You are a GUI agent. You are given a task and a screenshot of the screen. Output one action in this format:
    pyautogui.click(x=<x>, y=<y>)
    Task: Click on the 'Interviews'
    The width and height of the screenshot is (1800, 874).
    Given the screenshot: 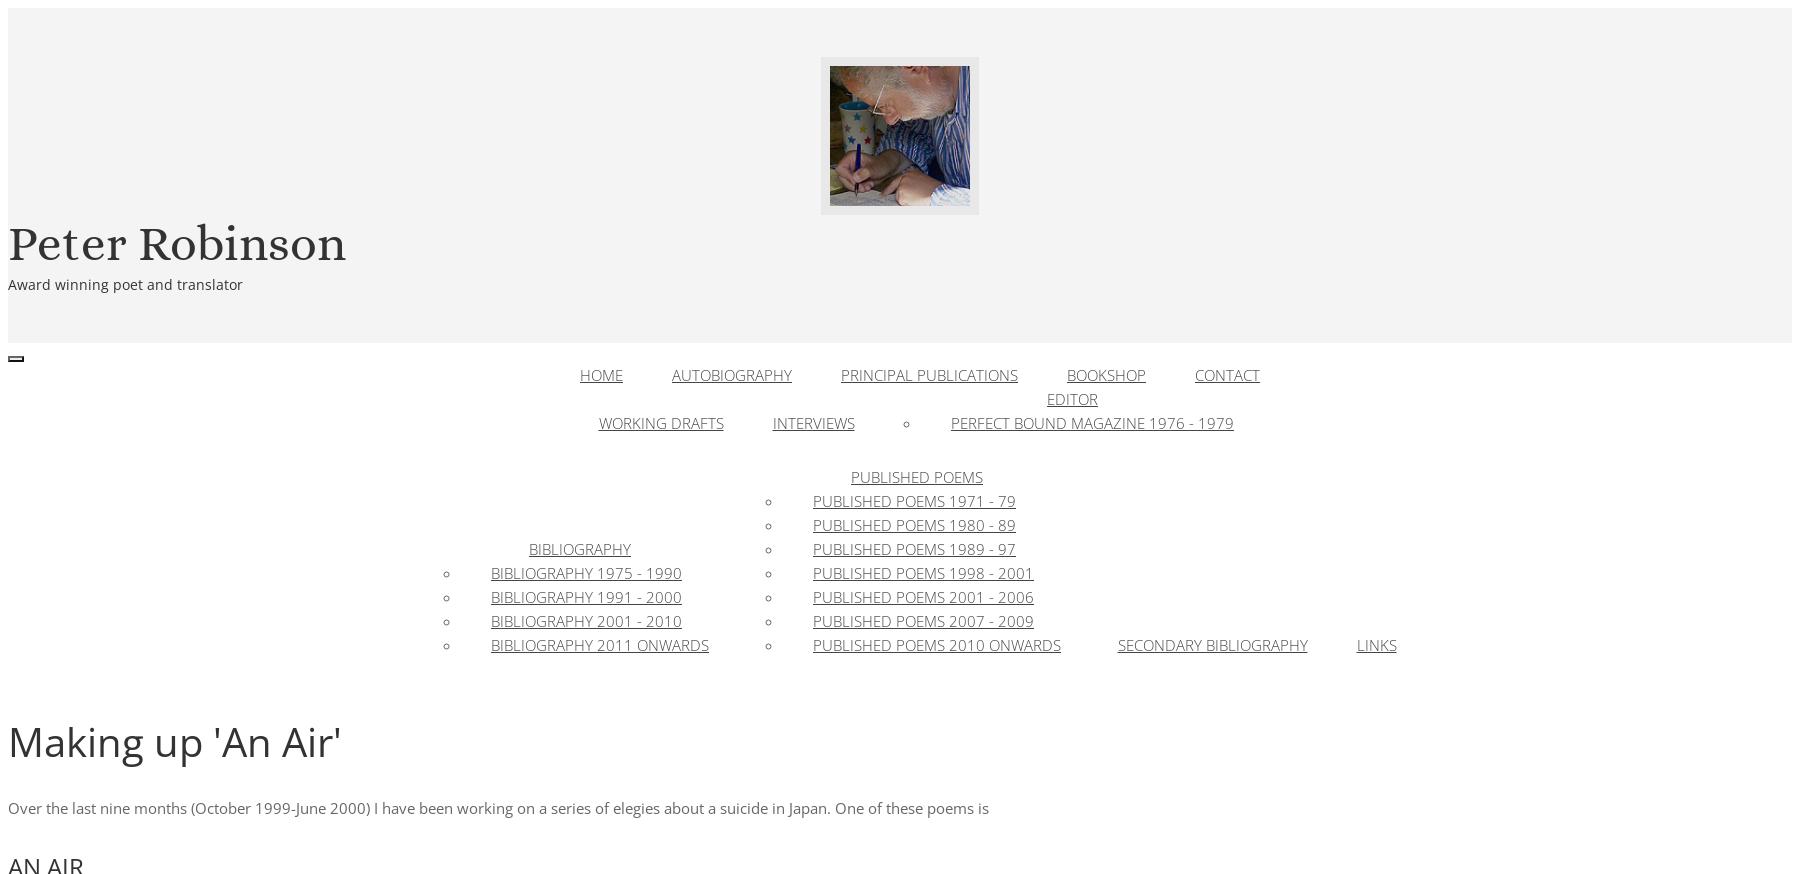 What is the action you would take?
    pyautogui.click(x=813, y=423)
    